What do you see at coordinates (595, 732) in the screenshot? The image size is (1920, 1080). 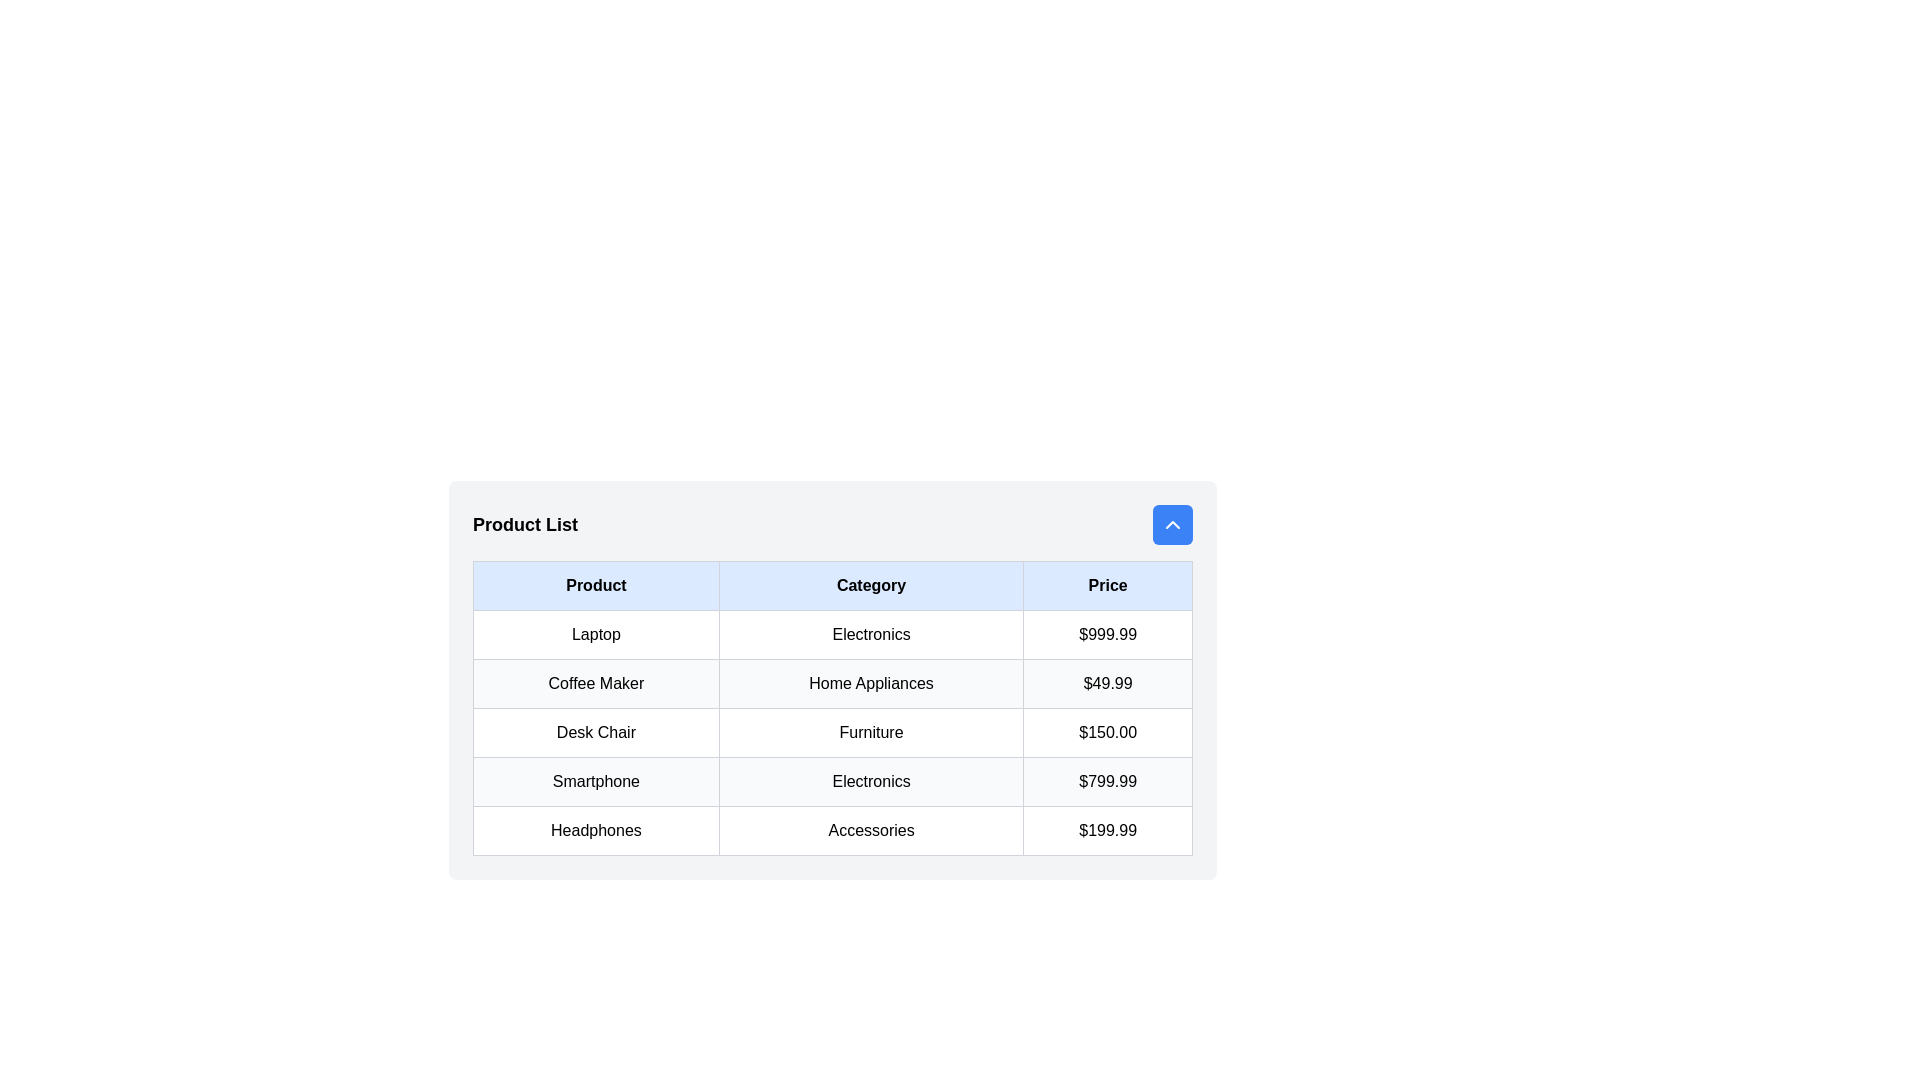 I see `text from the 'Desk Chair' label, which is the first element in a row of products, styled with a light gray background and bold font` at bounding box center [595, 732].